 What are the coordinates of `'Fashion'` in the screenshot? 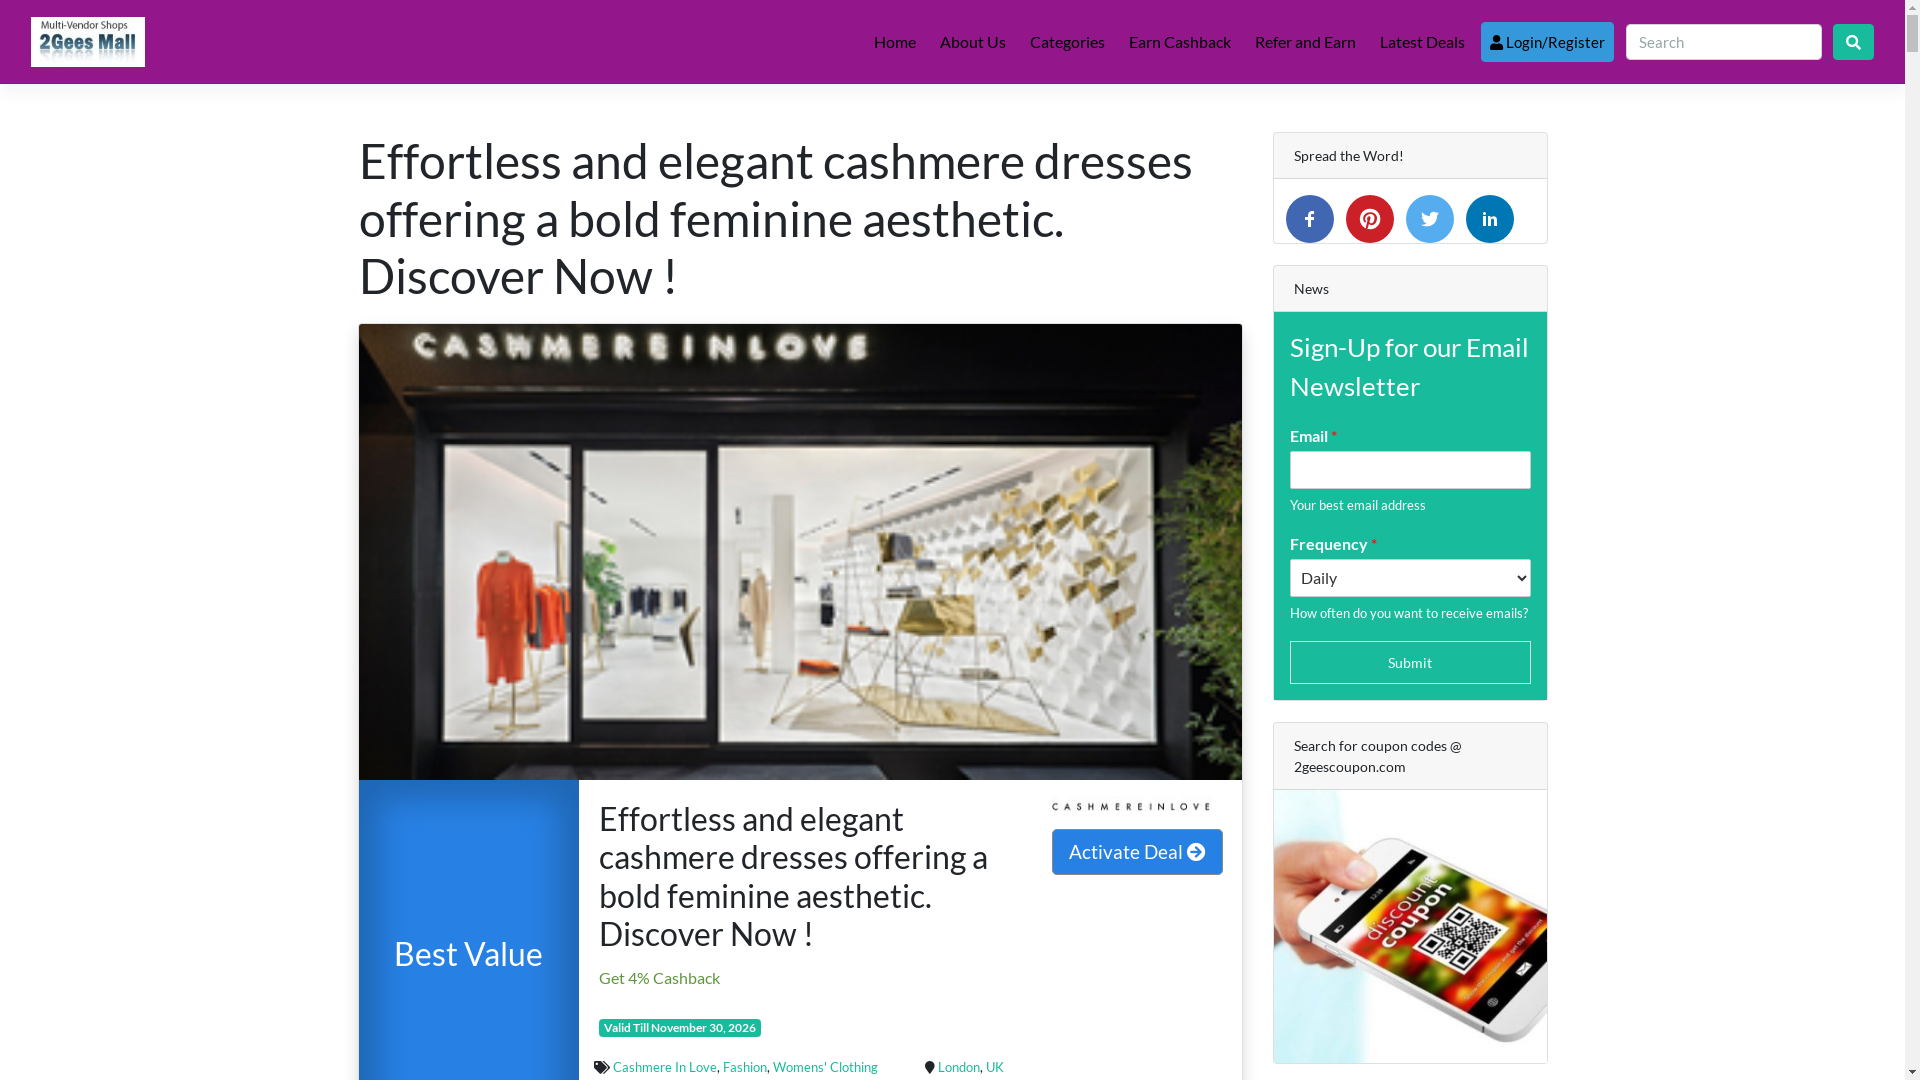 It's located at (743, 1066).